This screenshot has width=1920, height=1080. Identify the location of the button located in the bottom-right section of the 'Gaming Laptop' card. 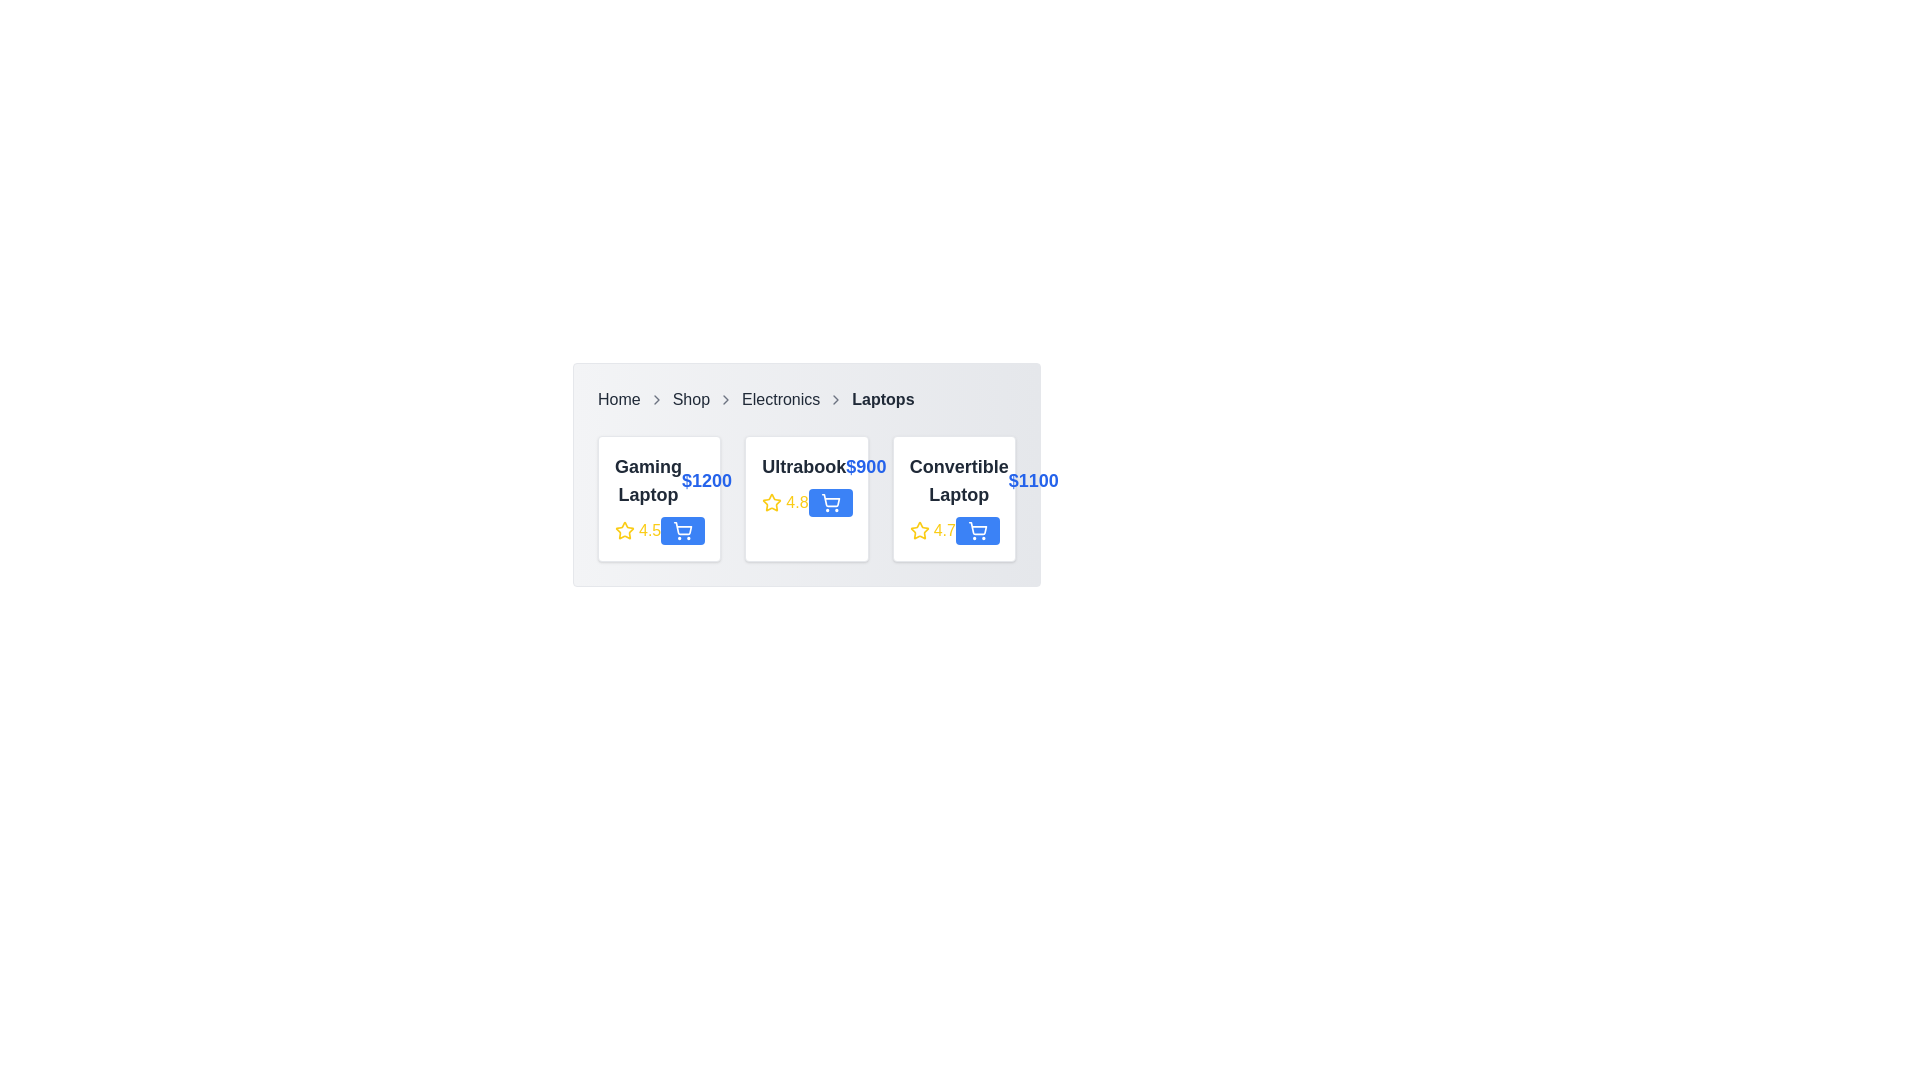
(683, 530).